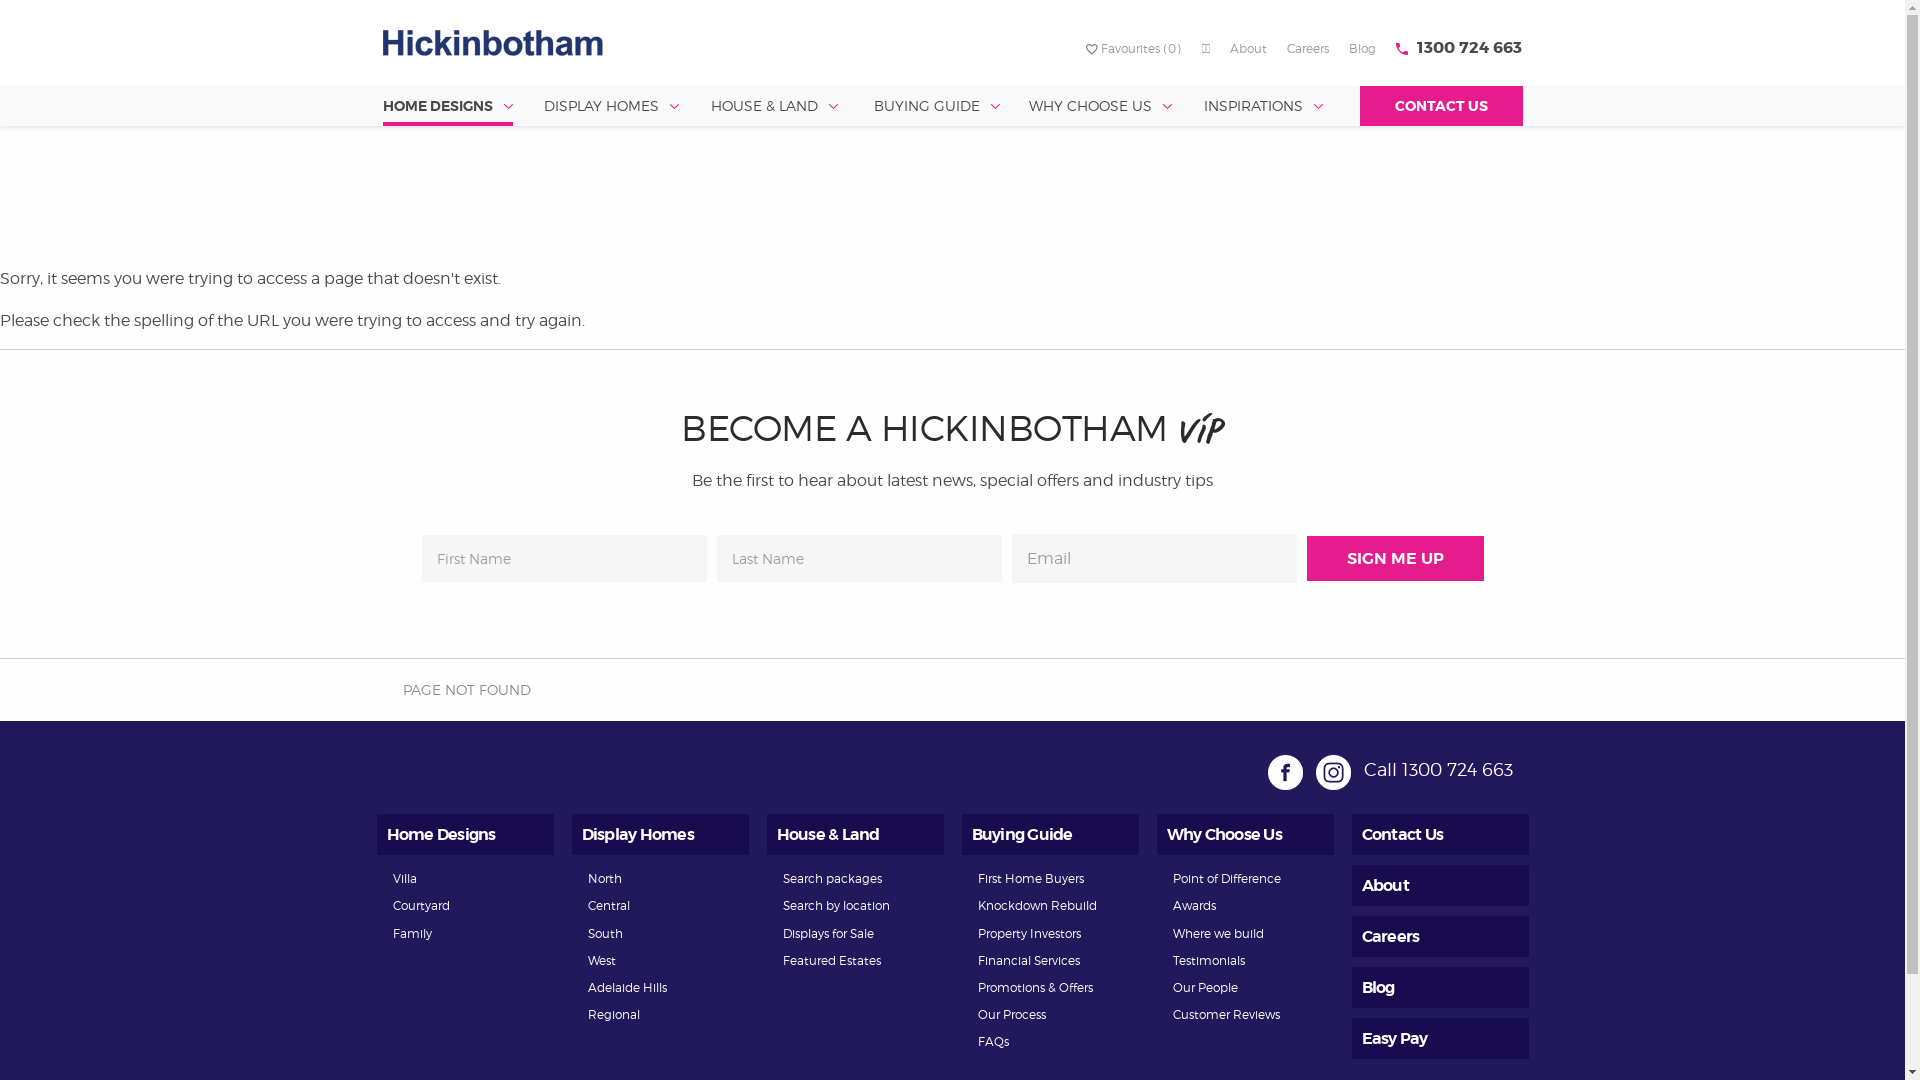 The image size is (1920, 1080). Describe the element at coordinates (626, 986) in the screenshot. I see `'Adelaide Hills'` at that location.